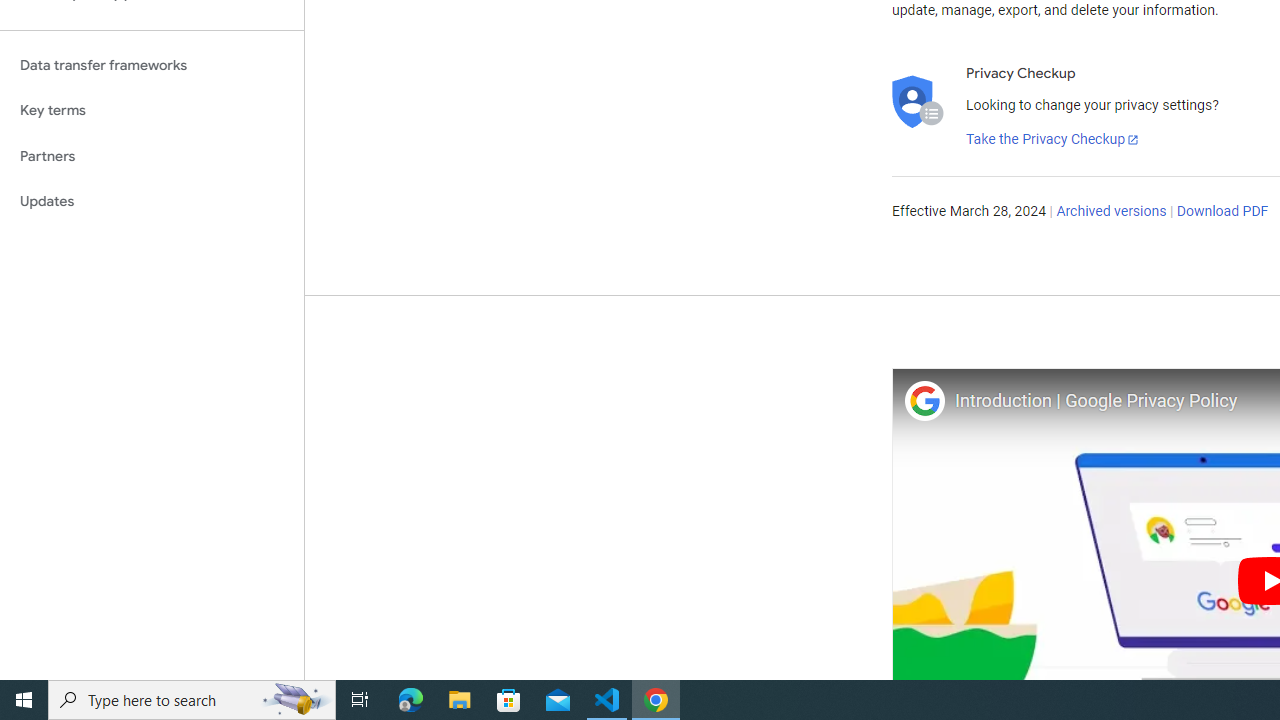  Describe the element at coordinates (1052, 139) in the screenshot. I see `'Take the Privacy Checkup'` at that location.